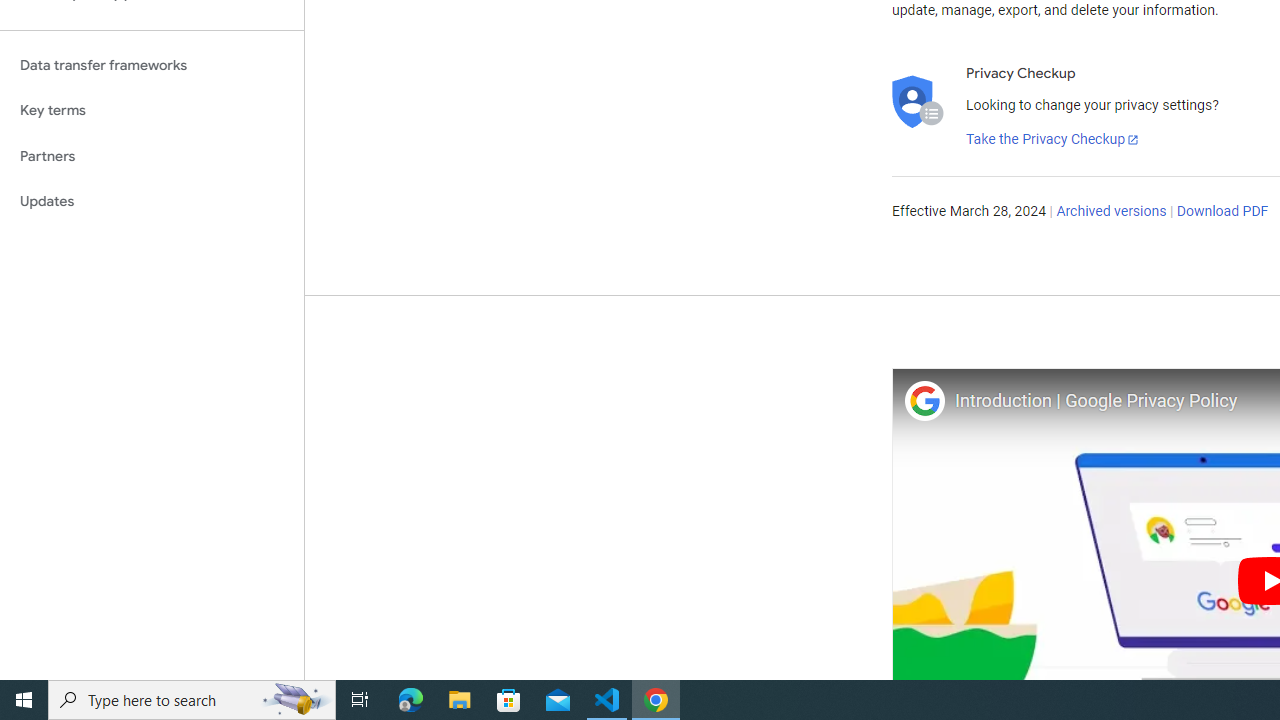  Describe the element at coordinates (1052, 139) in the screenshot. I see `'Take the Privacy Checkup'` at that location.